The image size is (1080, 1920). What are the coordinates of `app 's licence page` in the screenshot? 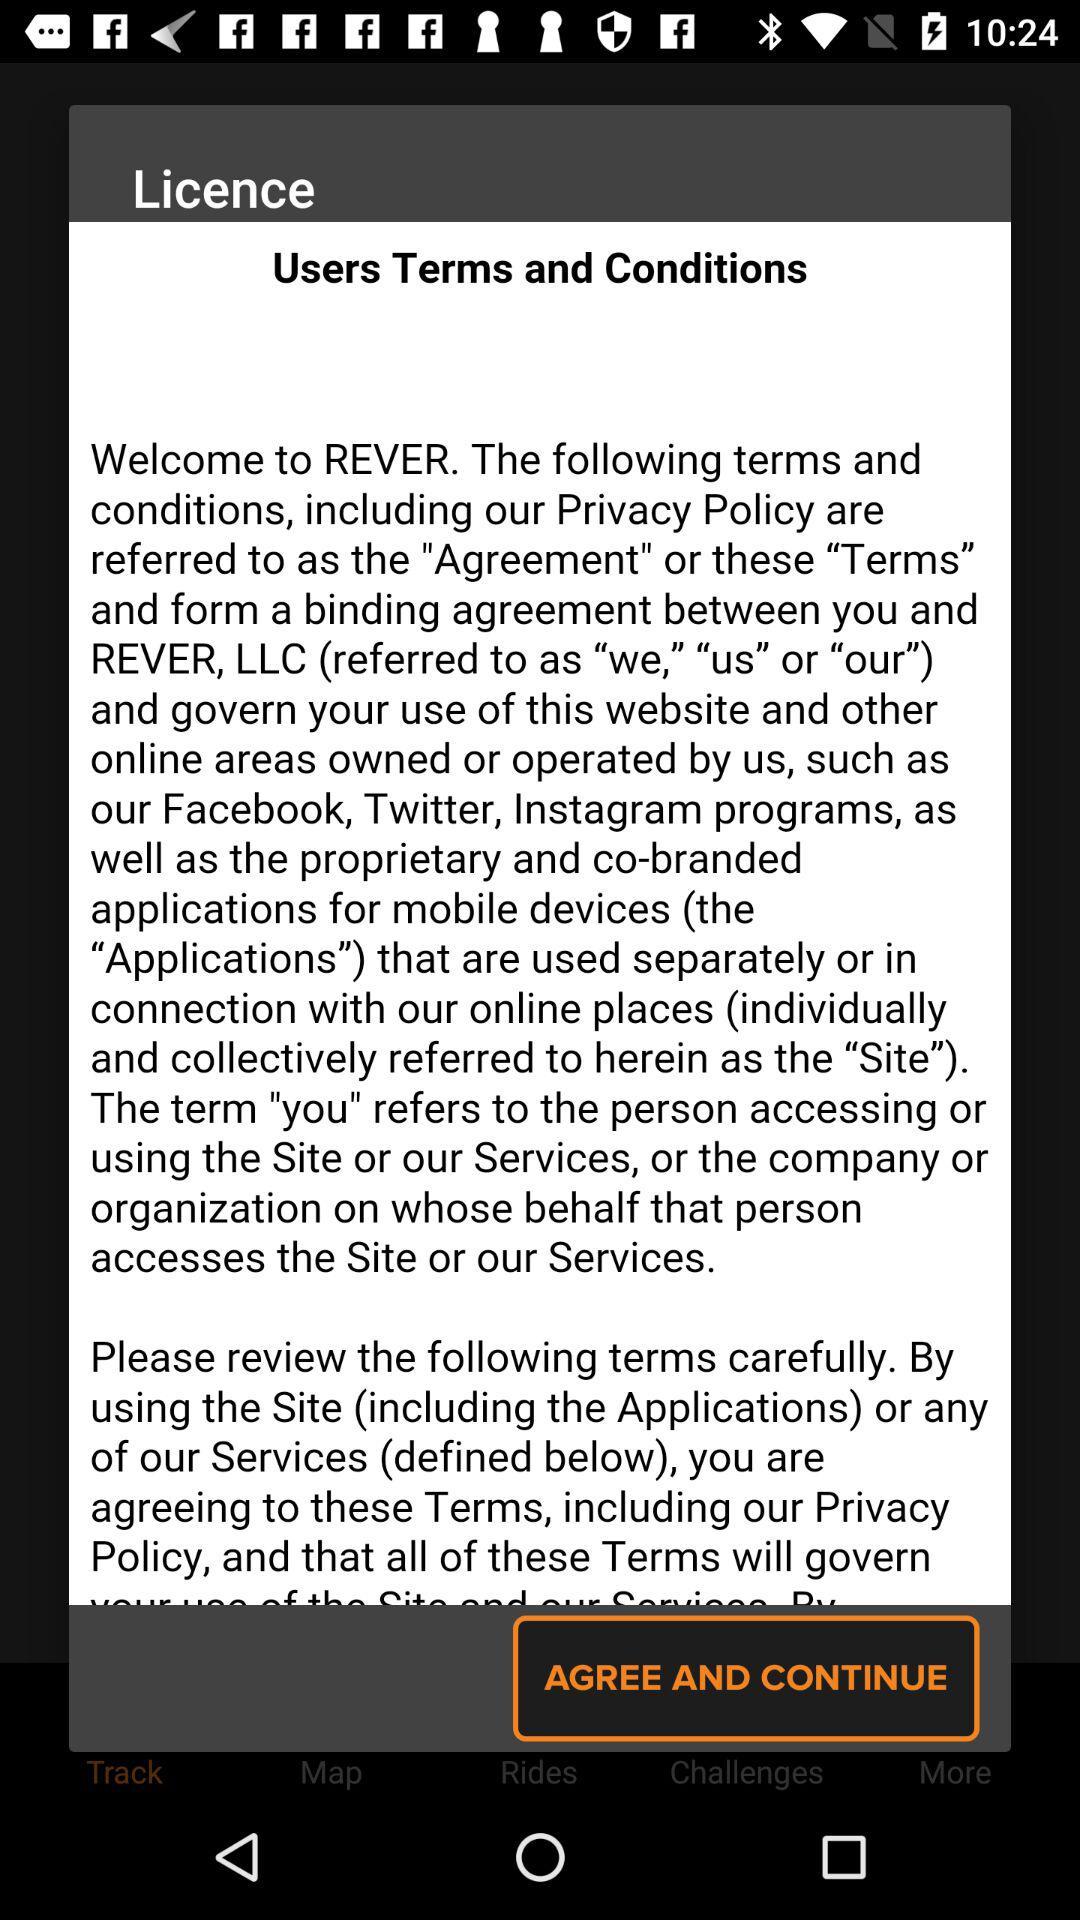 It's located at (540, 912).